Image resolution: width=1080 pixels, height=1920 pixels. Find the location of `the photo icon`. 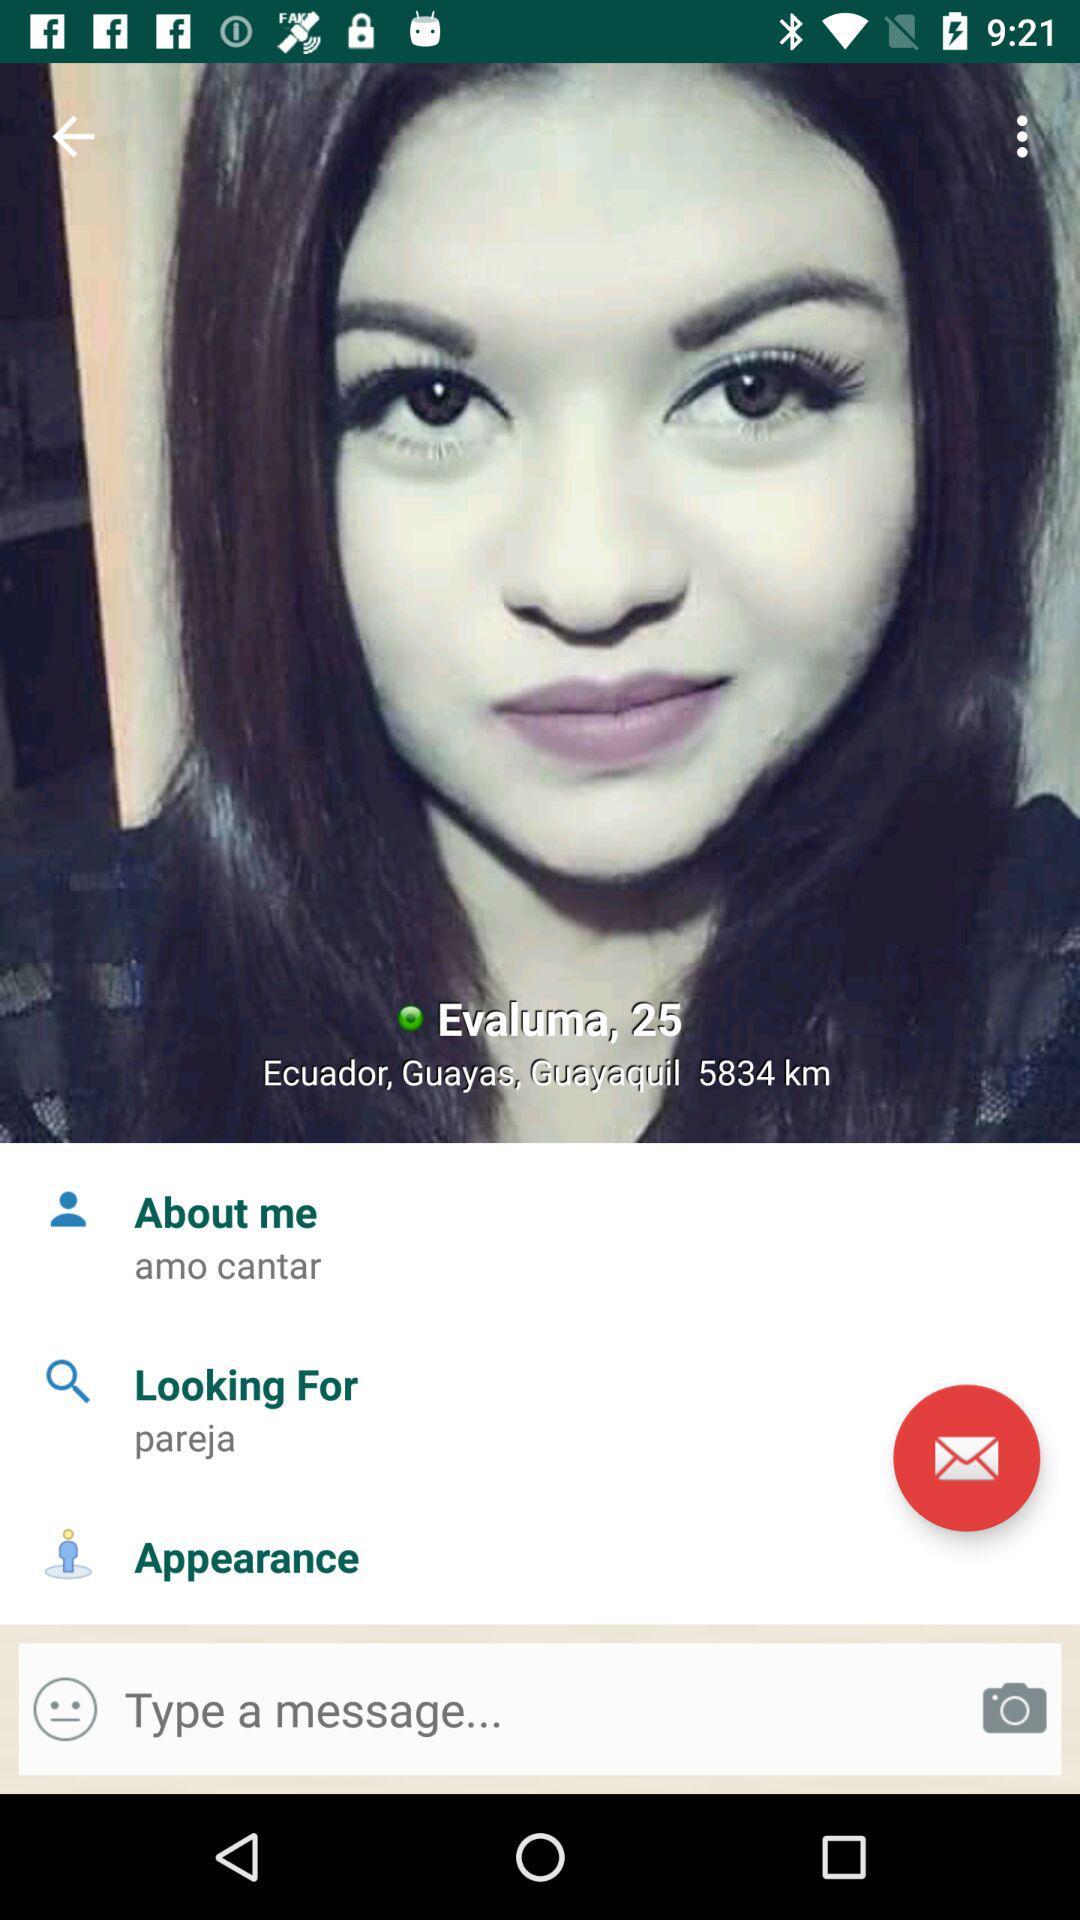

the photo icon is located at coordinates (1014, 1708).